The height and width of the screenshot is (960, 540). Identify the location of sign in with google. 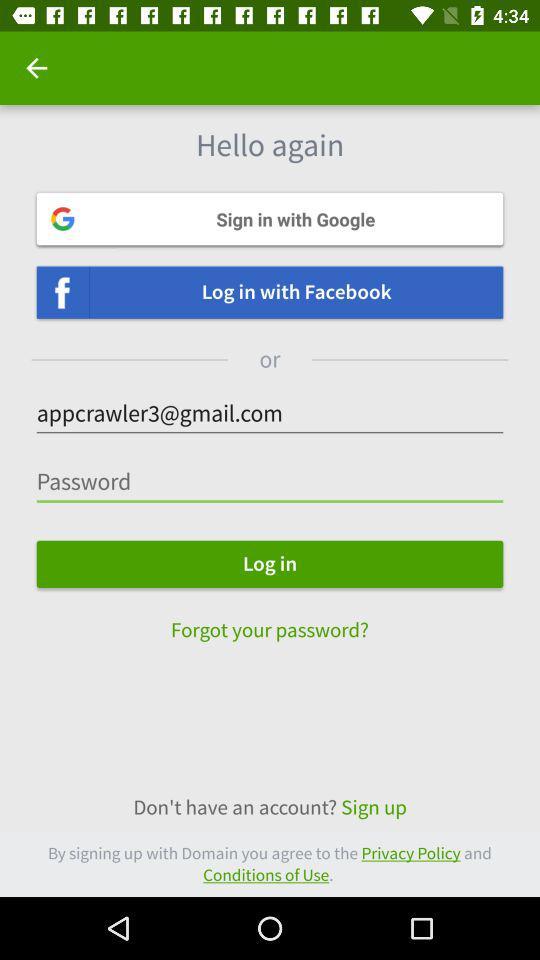
(270, 219).